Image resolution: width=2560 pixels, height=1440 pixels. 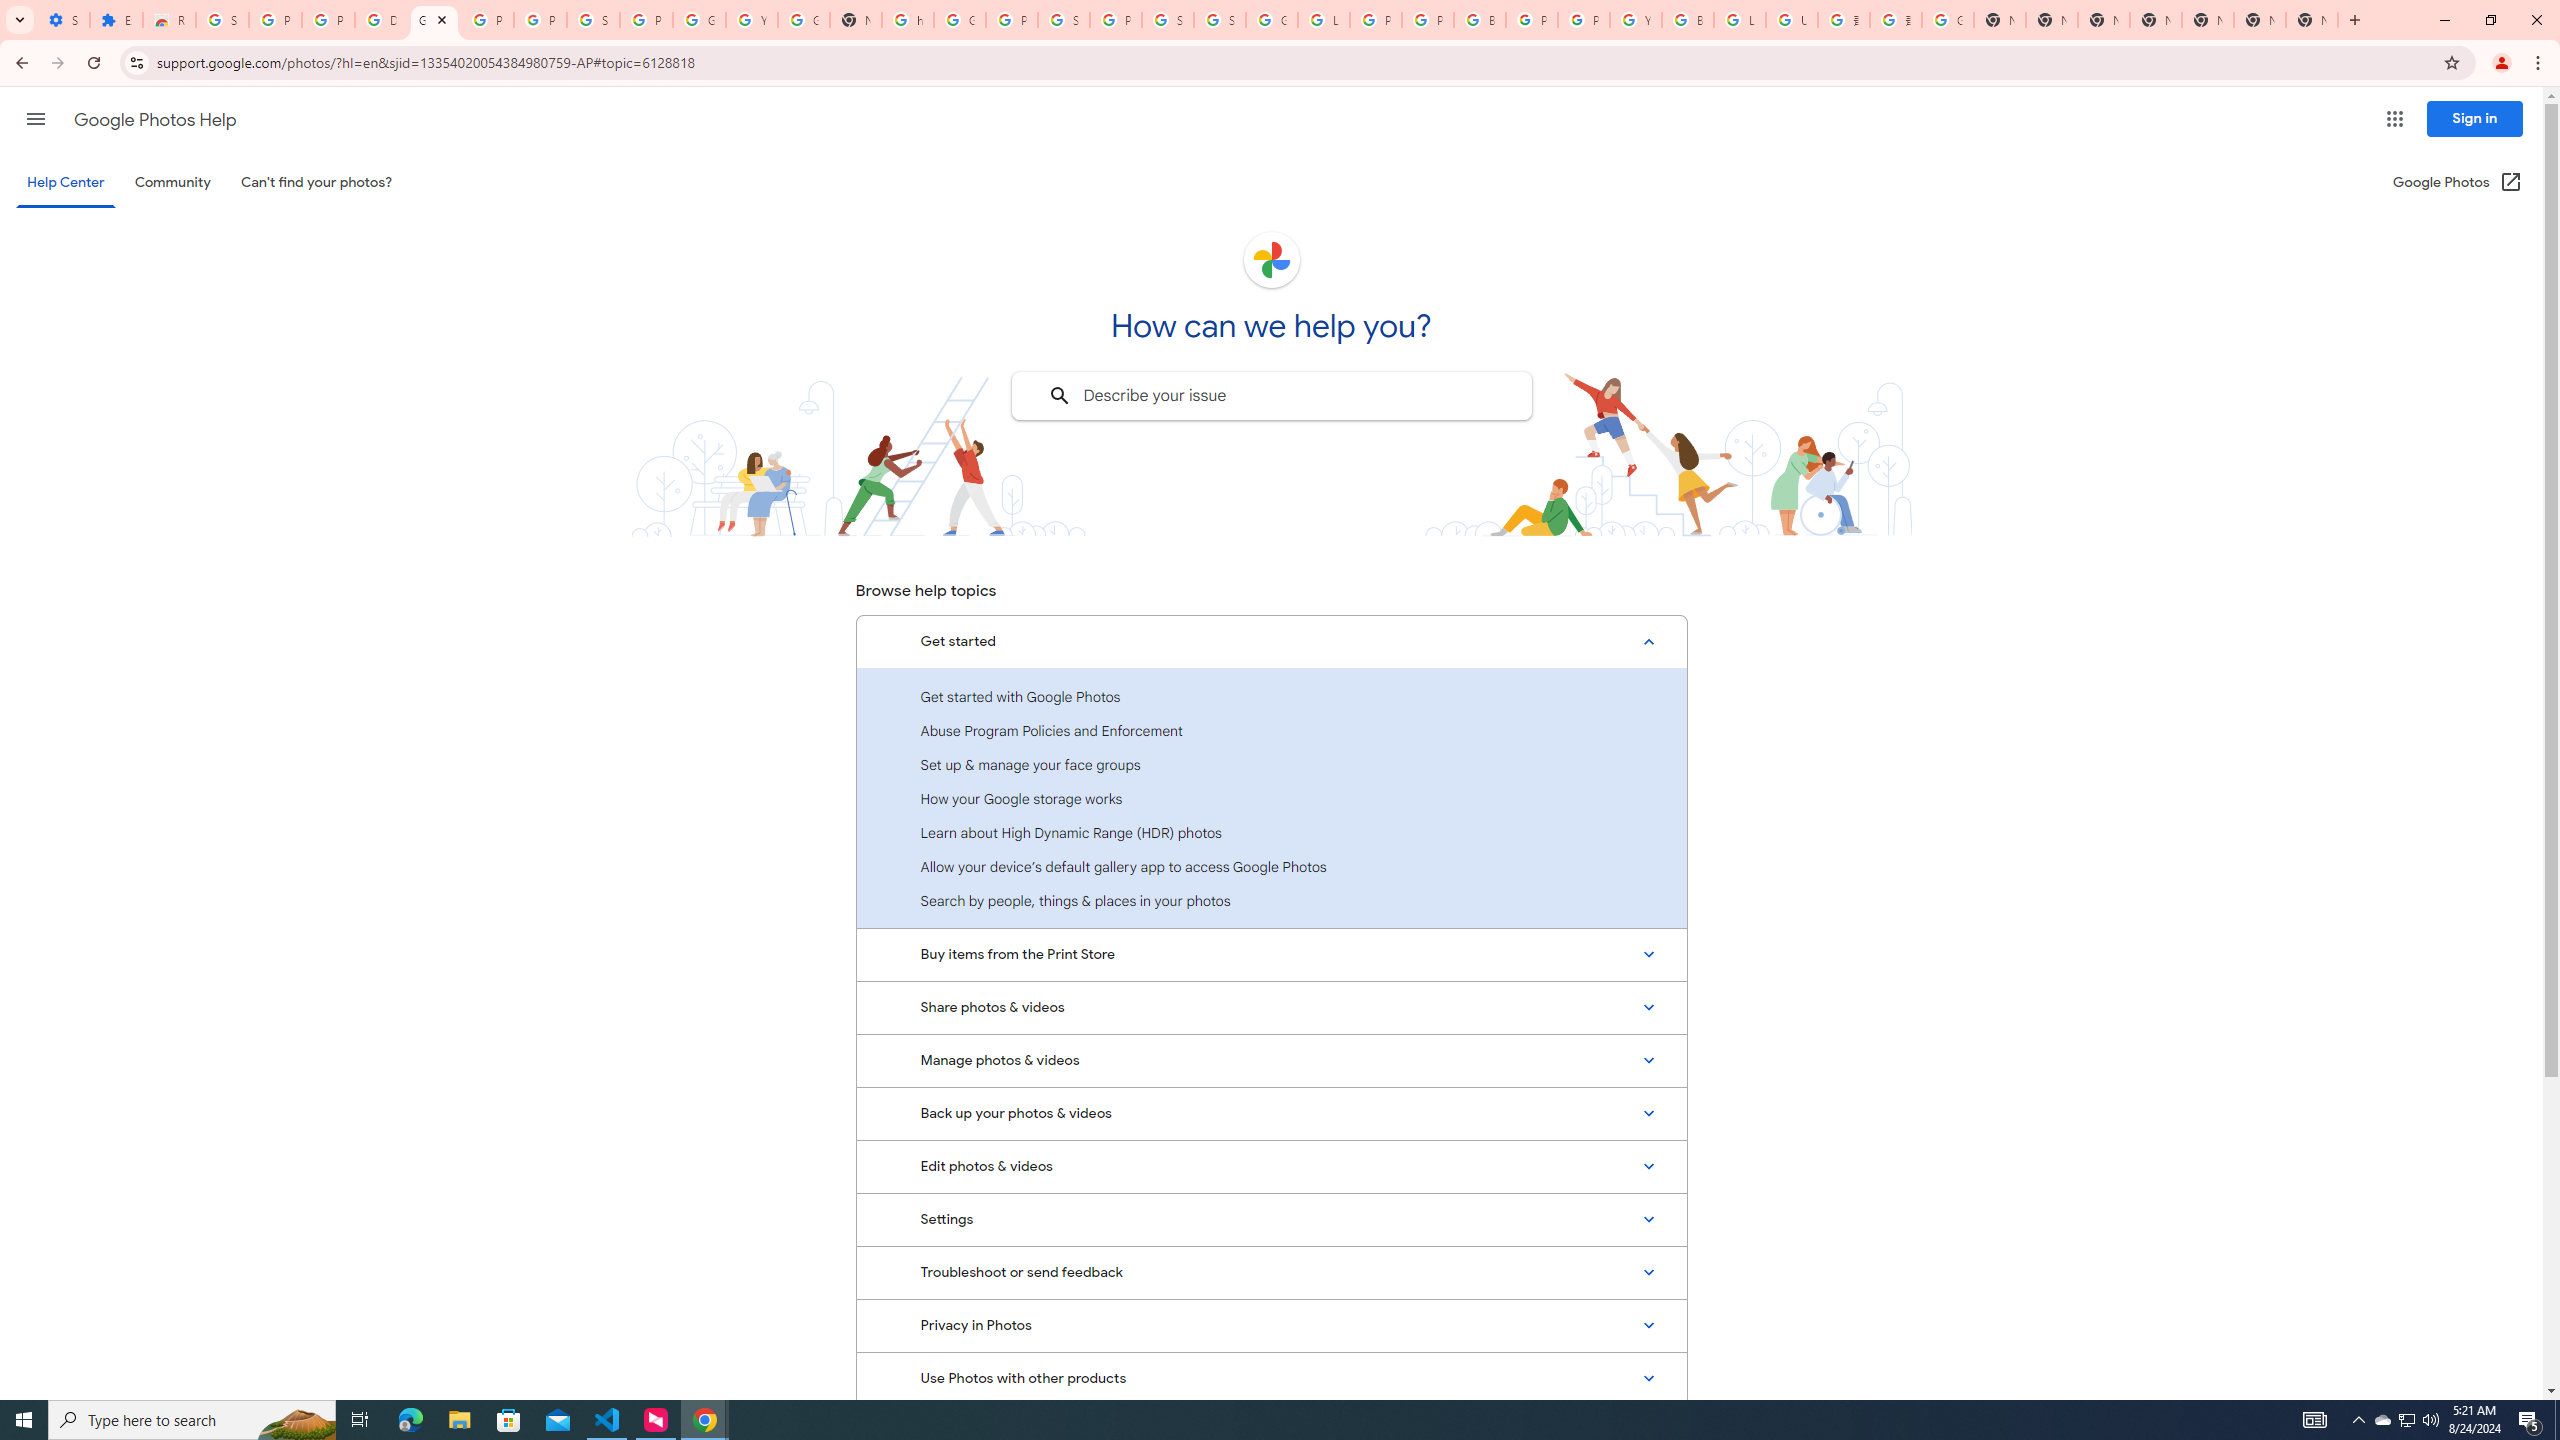 I want to click on 'Use Photos with other products', so click(x=1271, y=1378).